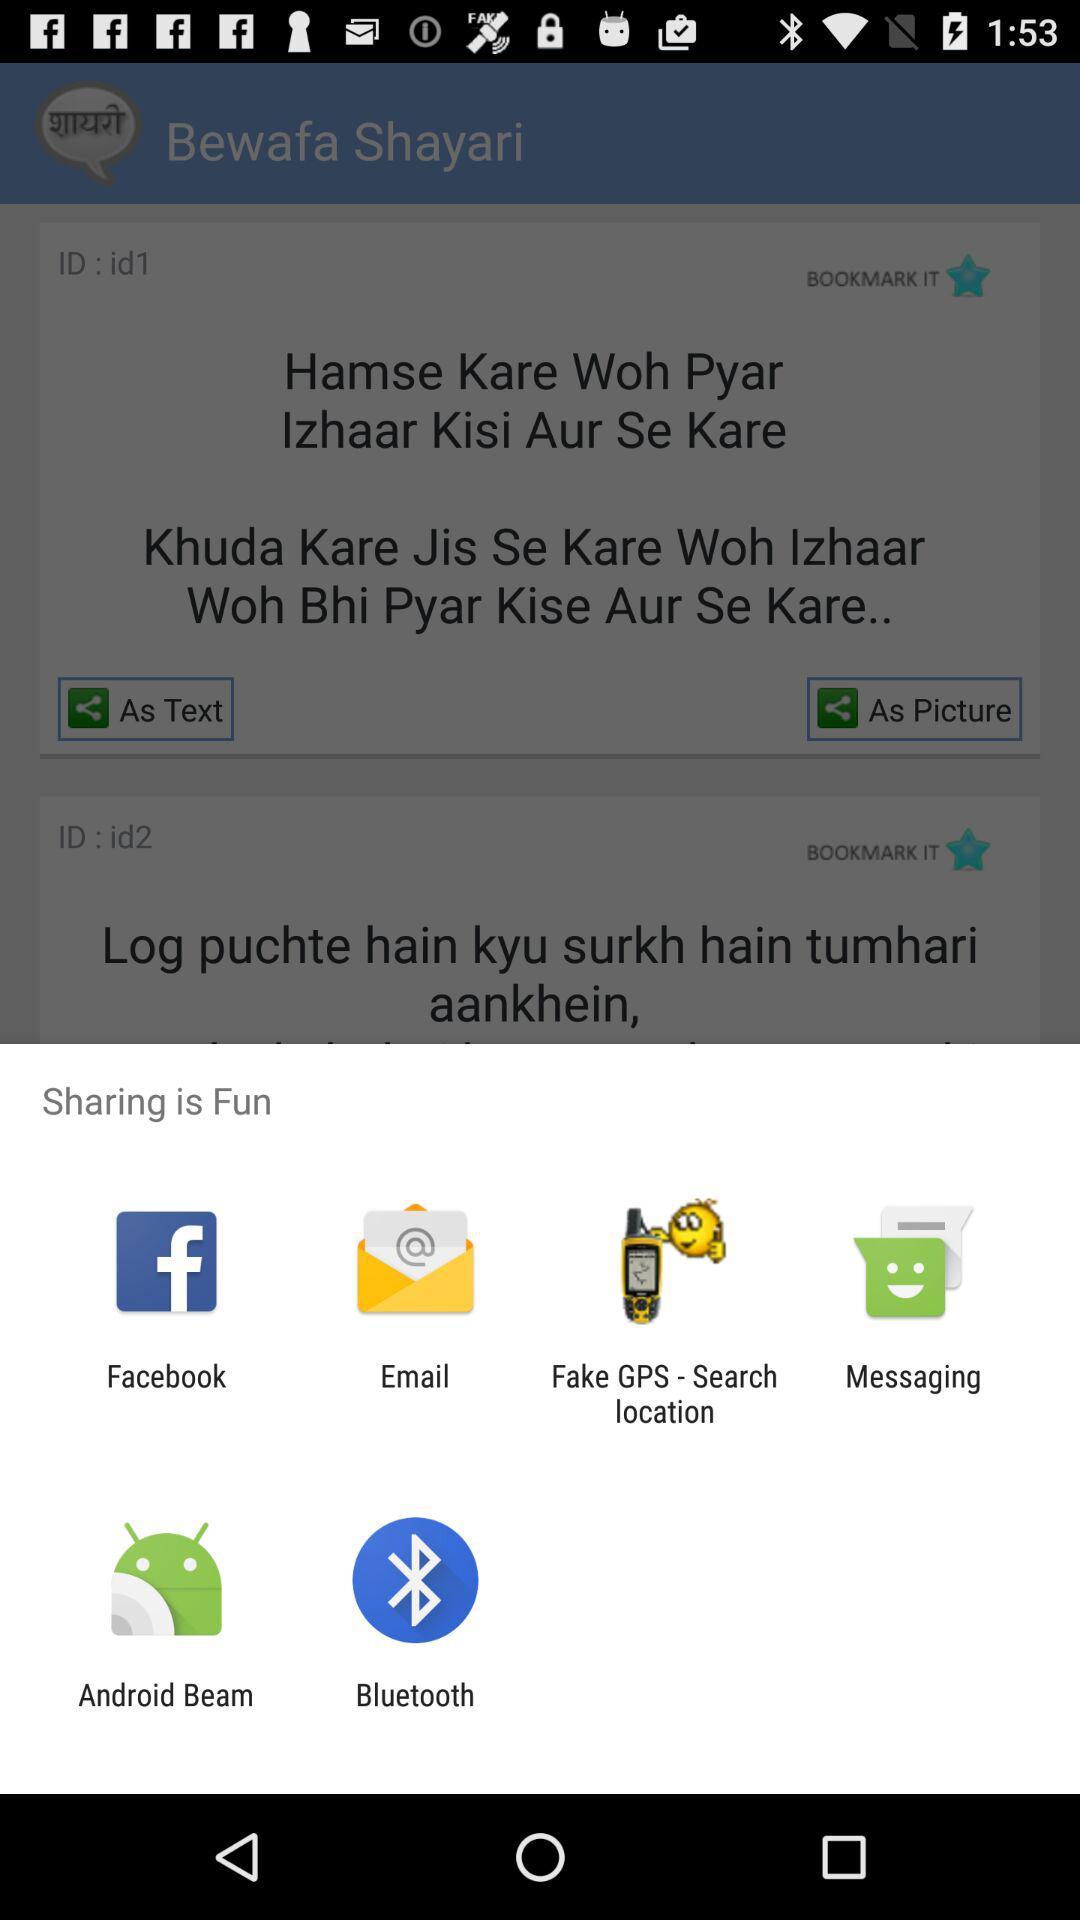  Describe the element at coordinates (165, 1392) in the screenshot. I see `the icon next to email item` at that location.